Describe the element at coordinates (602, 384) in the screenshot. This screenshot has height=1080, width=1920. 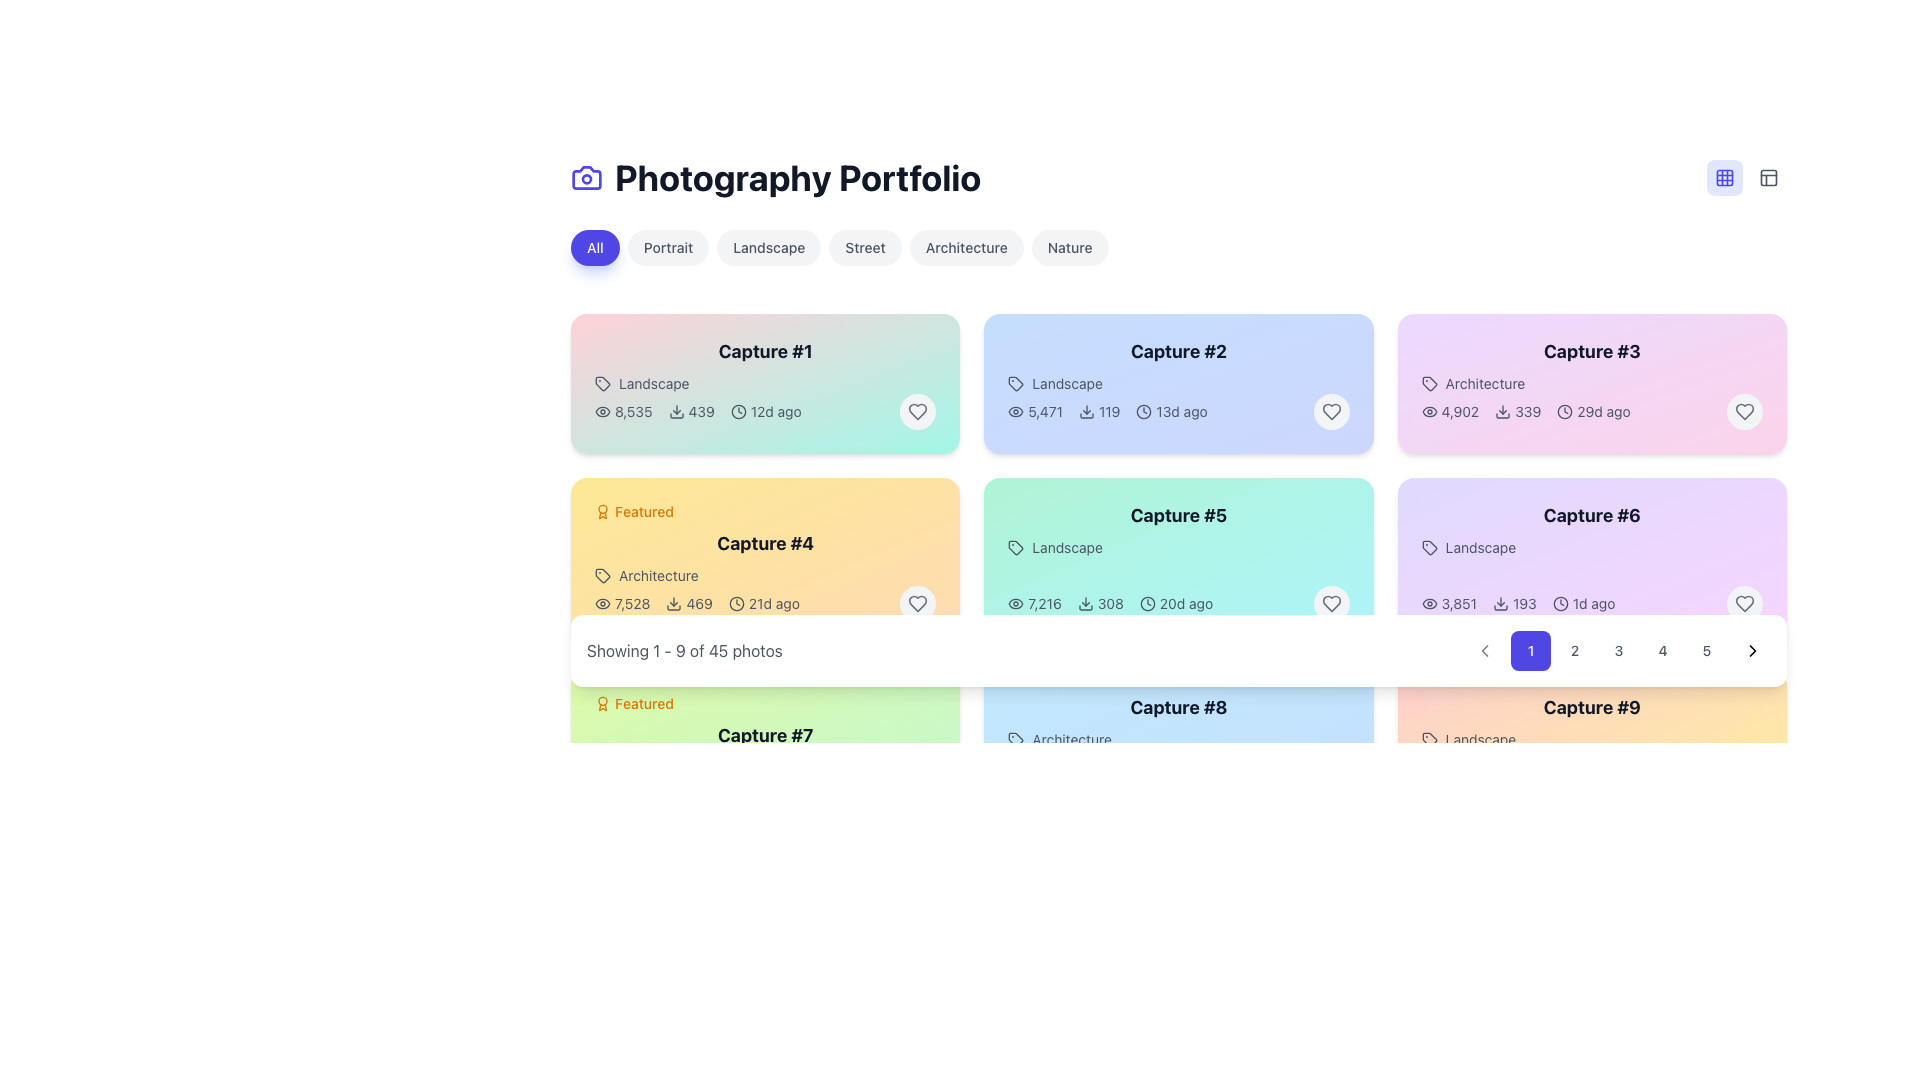
I see `the tag icon located to the left of the label text in the photo album interface, which categorizes the images as 'Landscape' or 'Architecture'` at that location.